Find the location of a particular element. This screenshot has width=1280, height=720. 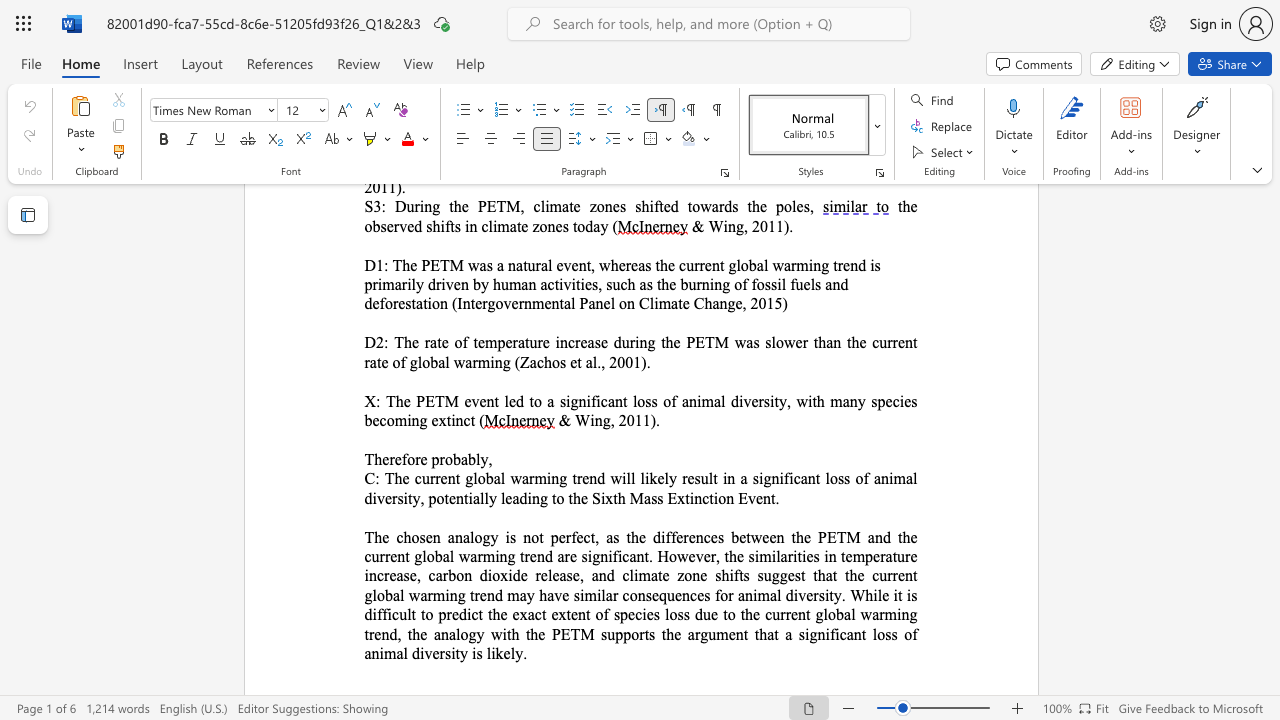

the 1th character "e" in the text is located at coordinates (405, 478).